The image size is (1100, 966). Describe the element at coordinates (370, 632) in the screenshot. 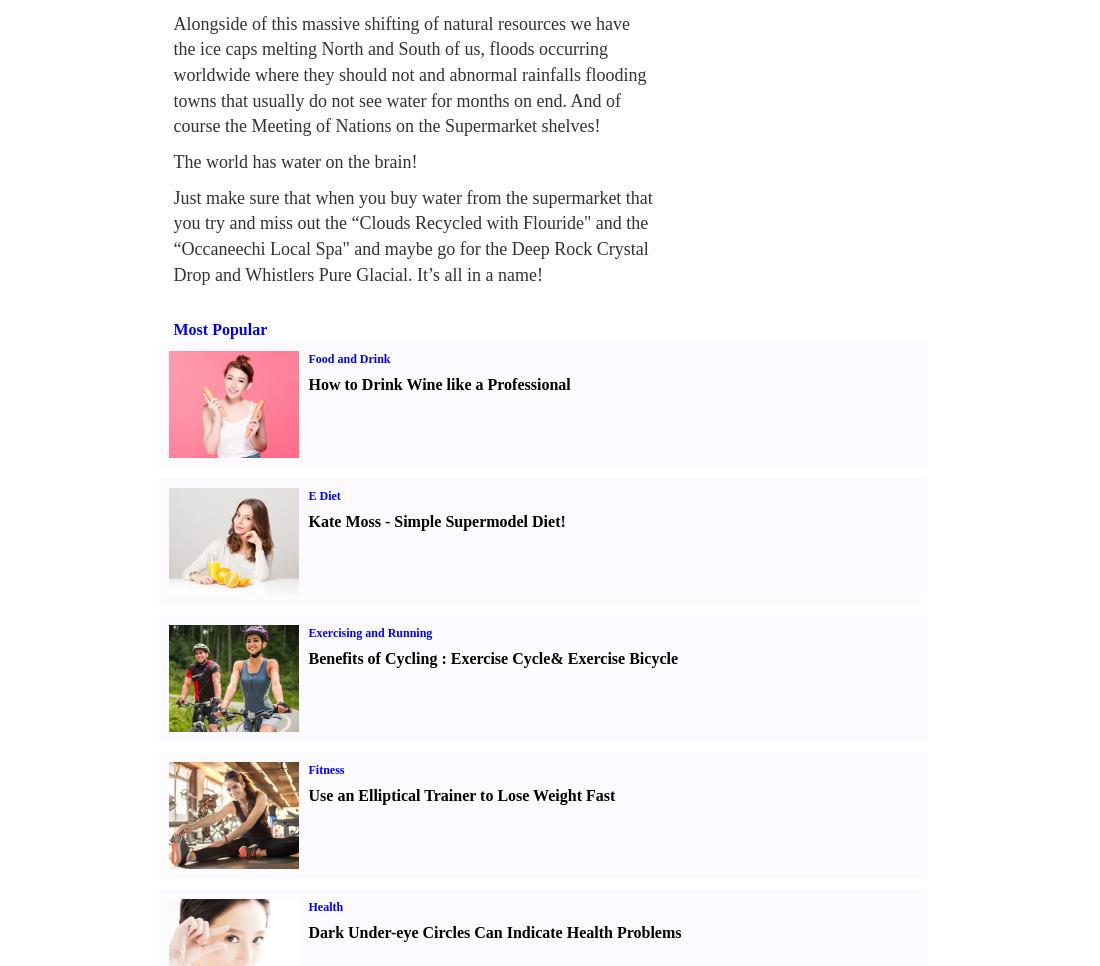

I see `'Exercising and Running'` at that location.